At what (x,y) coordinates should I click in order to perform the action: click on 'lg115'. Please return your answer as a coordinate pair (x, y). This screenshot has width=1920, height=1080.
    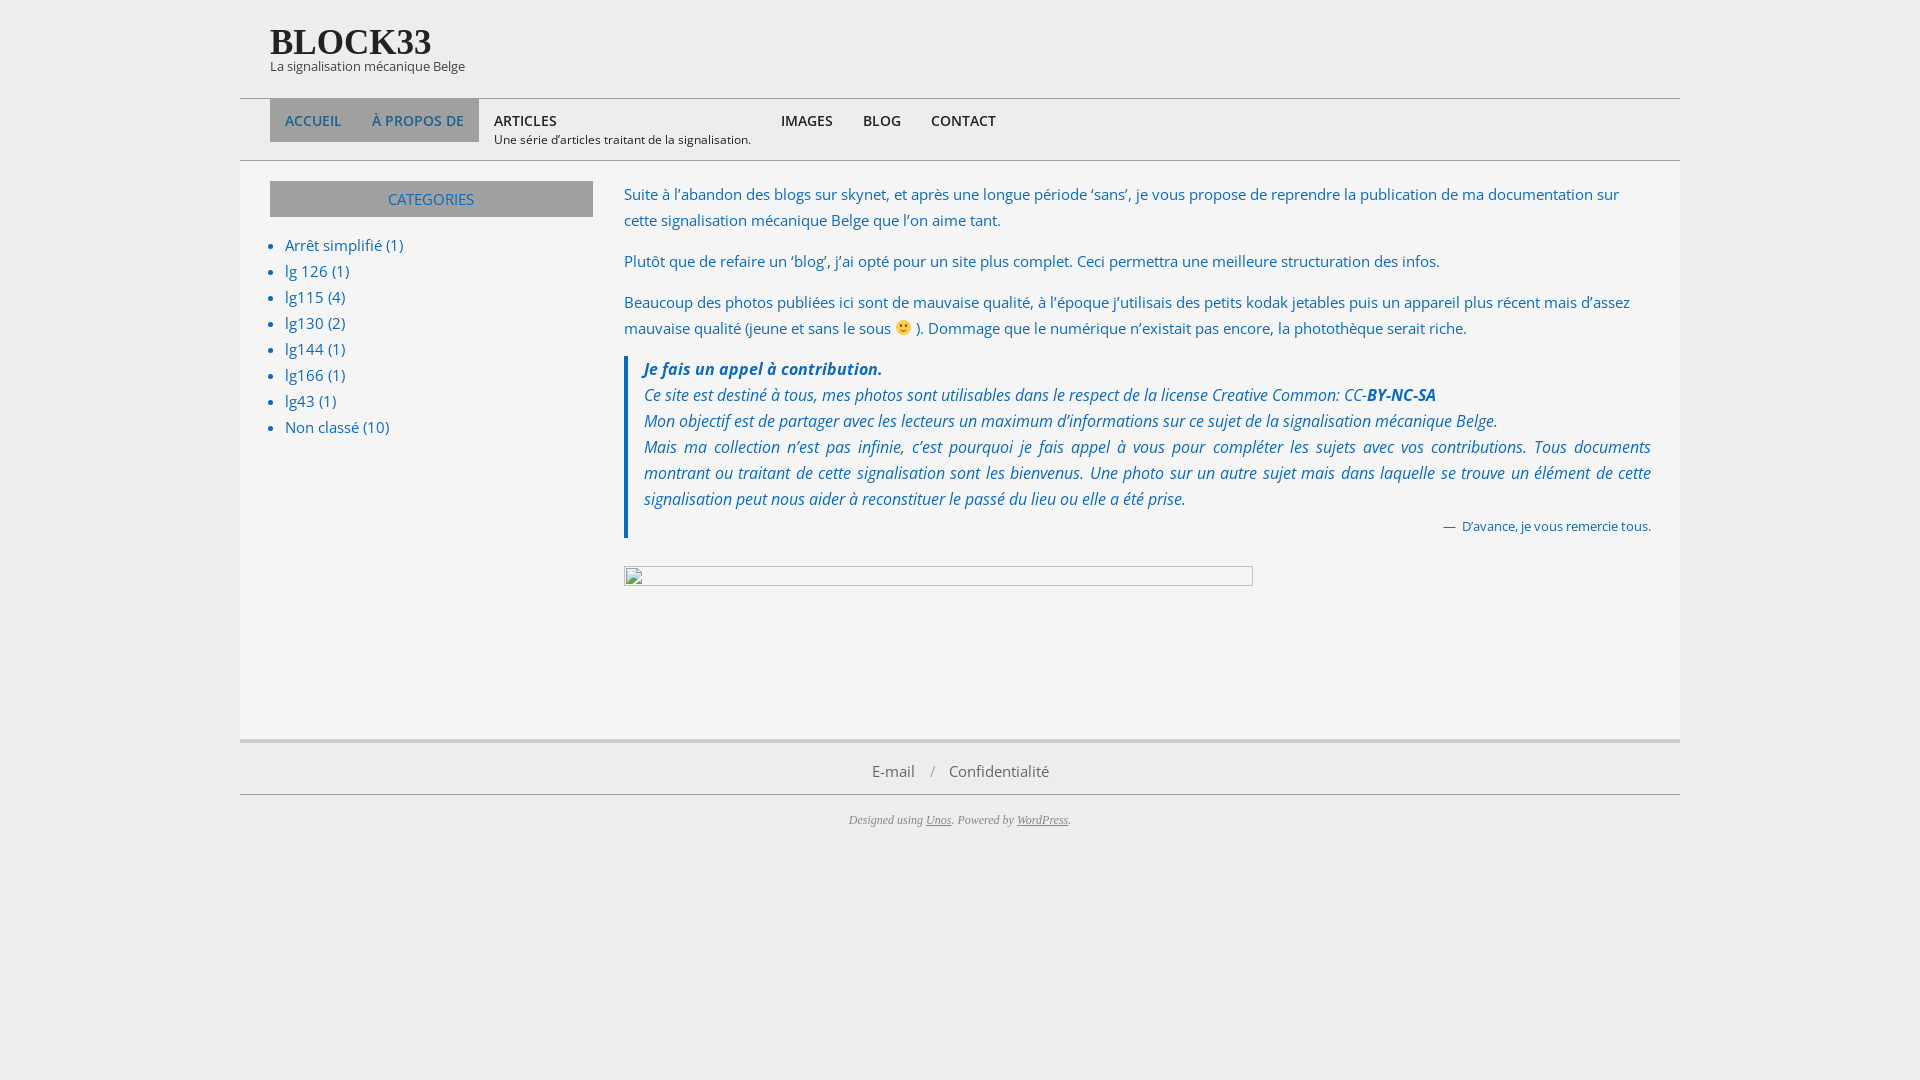
    Looking at the image, I should click on (303, 297).